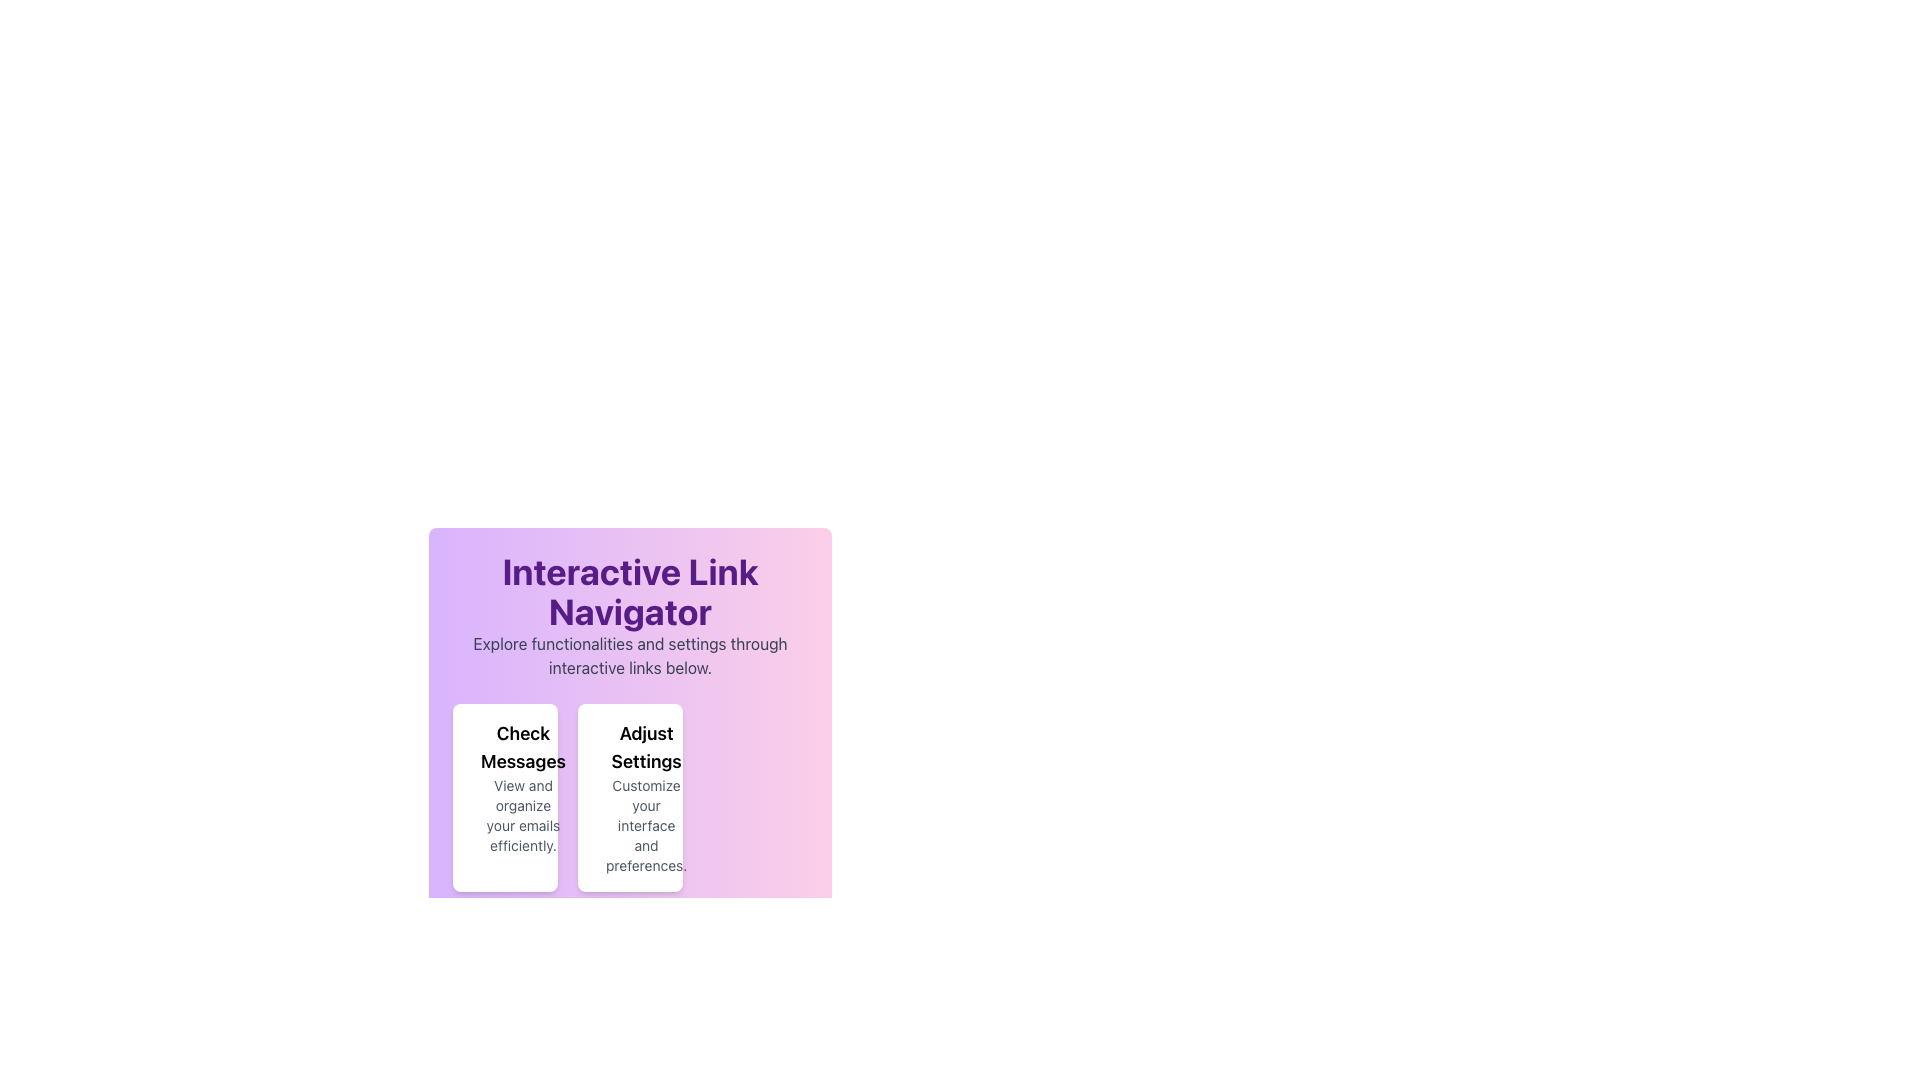  I want to click on the text element labeled 'Go to Messages' located beneath the header 'Check Messages' in the left card of the grid, so click(505, 797).